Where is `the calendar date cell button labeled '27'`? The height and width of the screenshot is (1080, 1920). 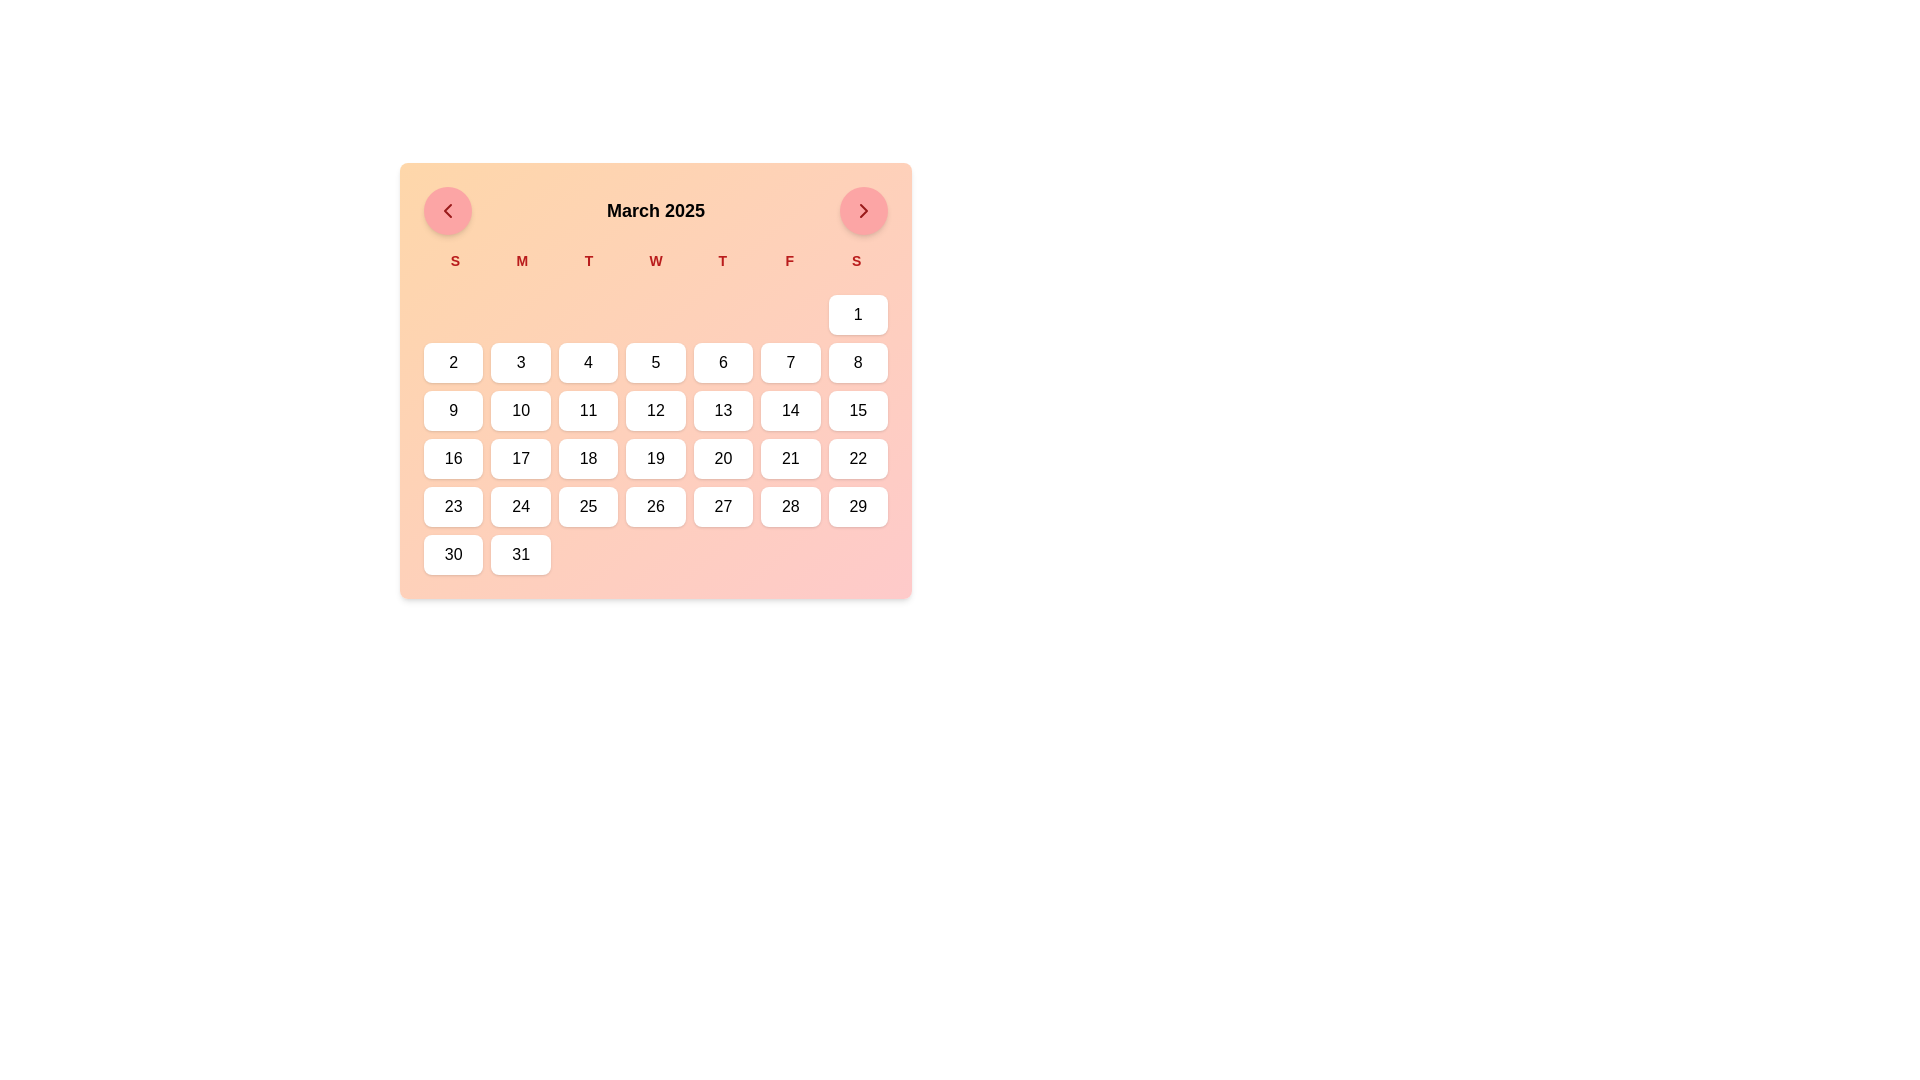 the calendar date cell button labeled '27' is located at coordinates (722, 505).